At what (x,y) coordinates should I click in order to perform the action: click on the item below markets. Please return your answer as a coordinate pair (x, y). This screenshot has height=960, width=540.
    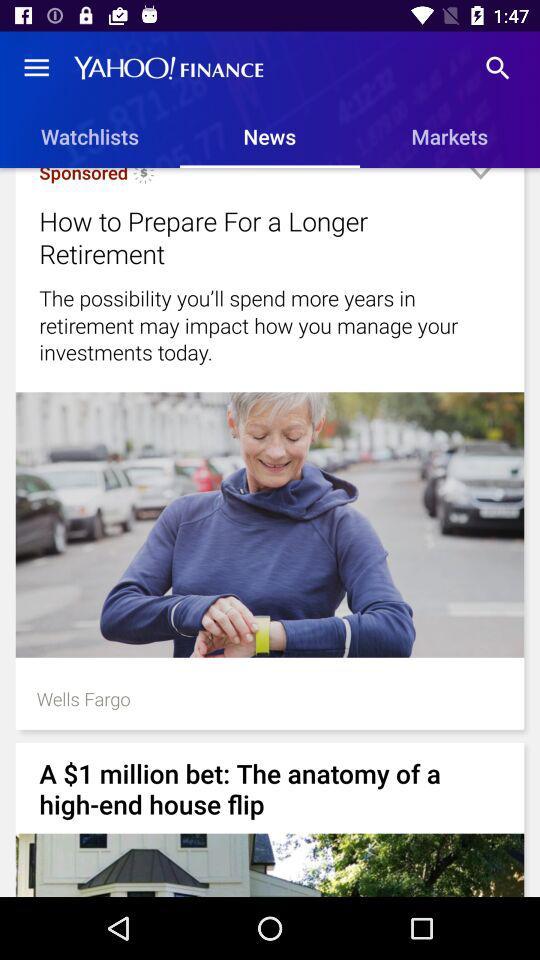
    Looking at the image, I should click on (479, 181).